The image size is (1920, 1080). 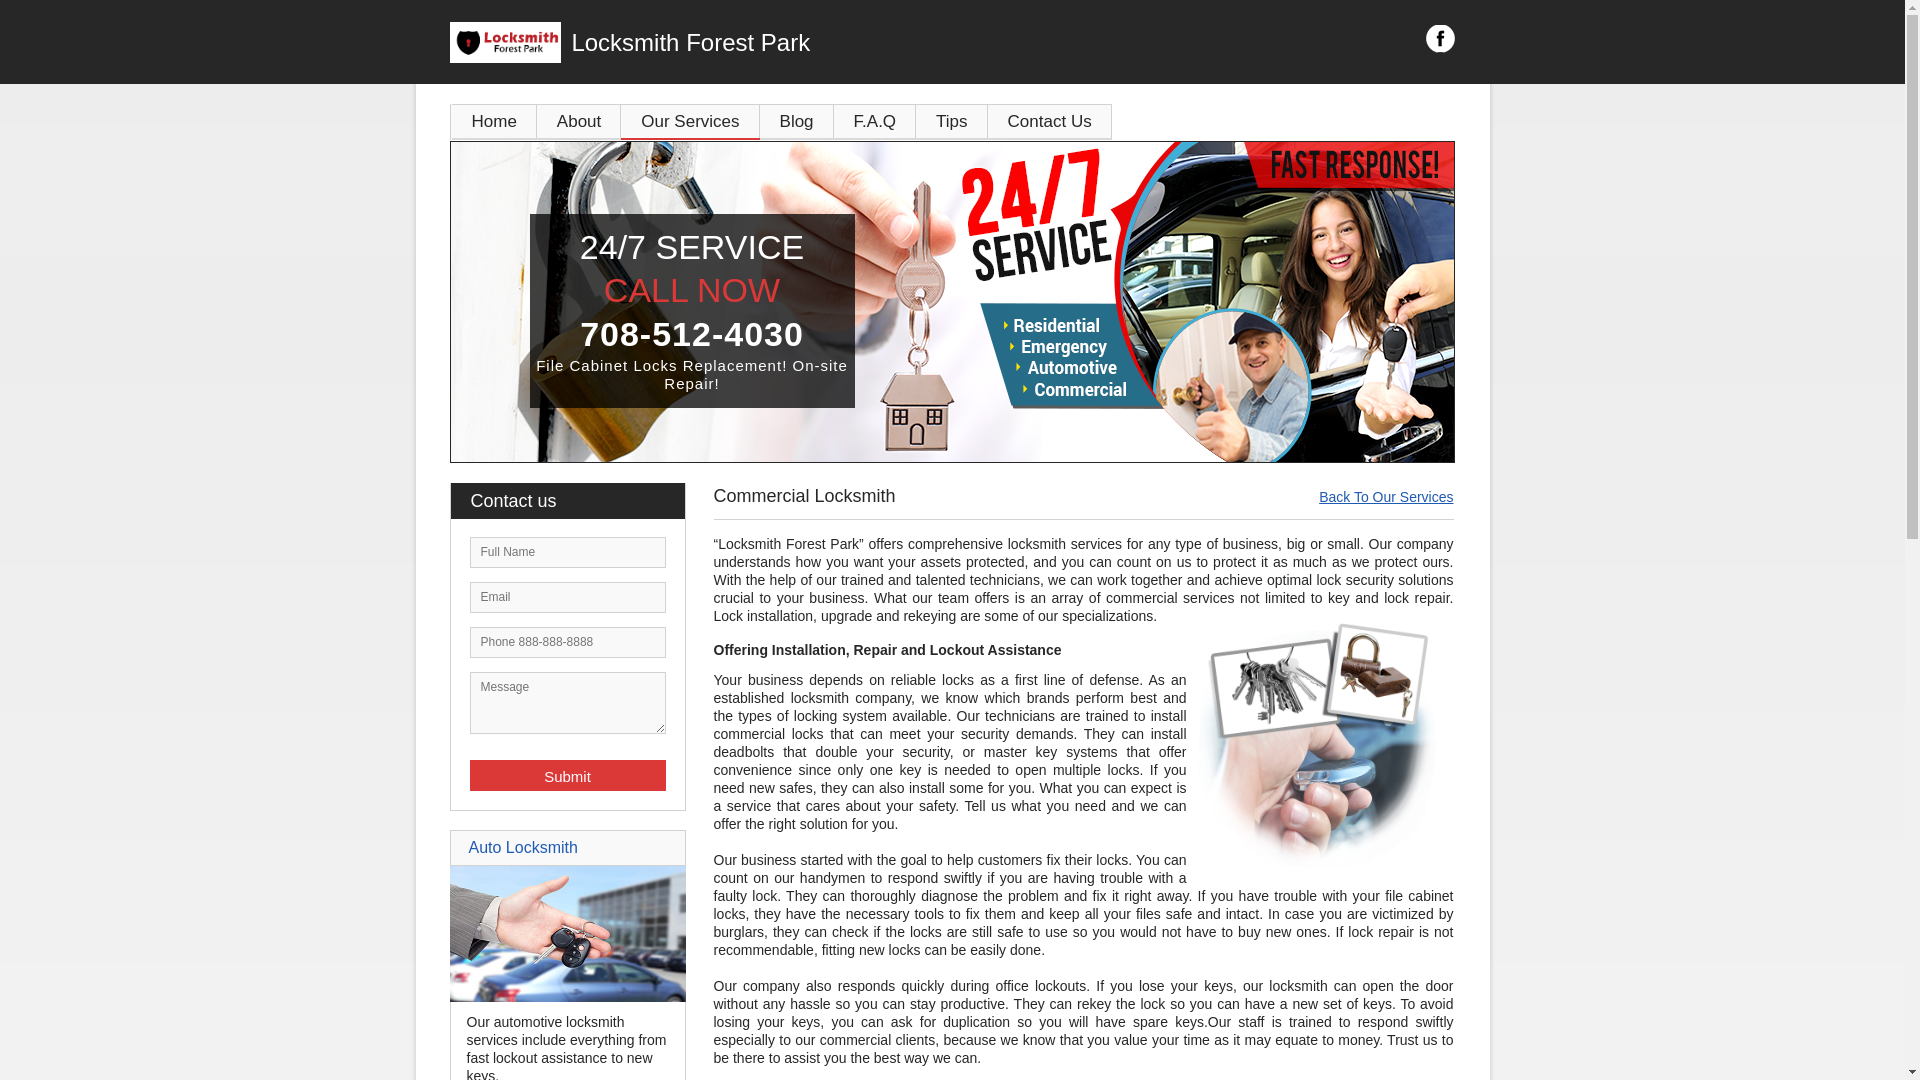 What do you see at coordinates (1440, 38) in the screenshot?
I see `'Facebook'` at bounding box center [1440, 38].